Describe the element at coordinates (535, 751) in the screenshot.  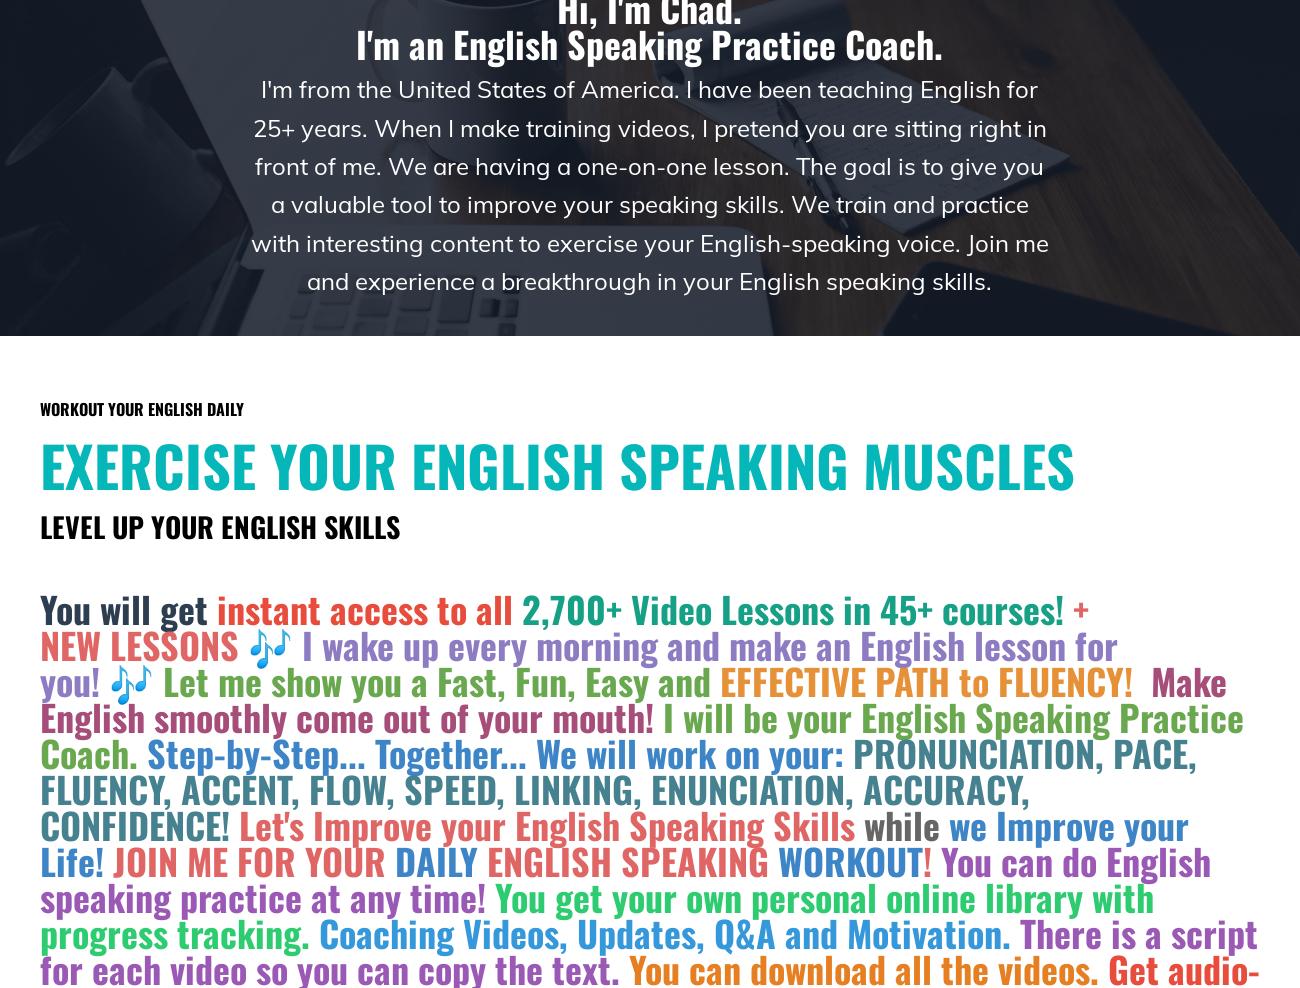
I see `'We will work on your:'` at that location.